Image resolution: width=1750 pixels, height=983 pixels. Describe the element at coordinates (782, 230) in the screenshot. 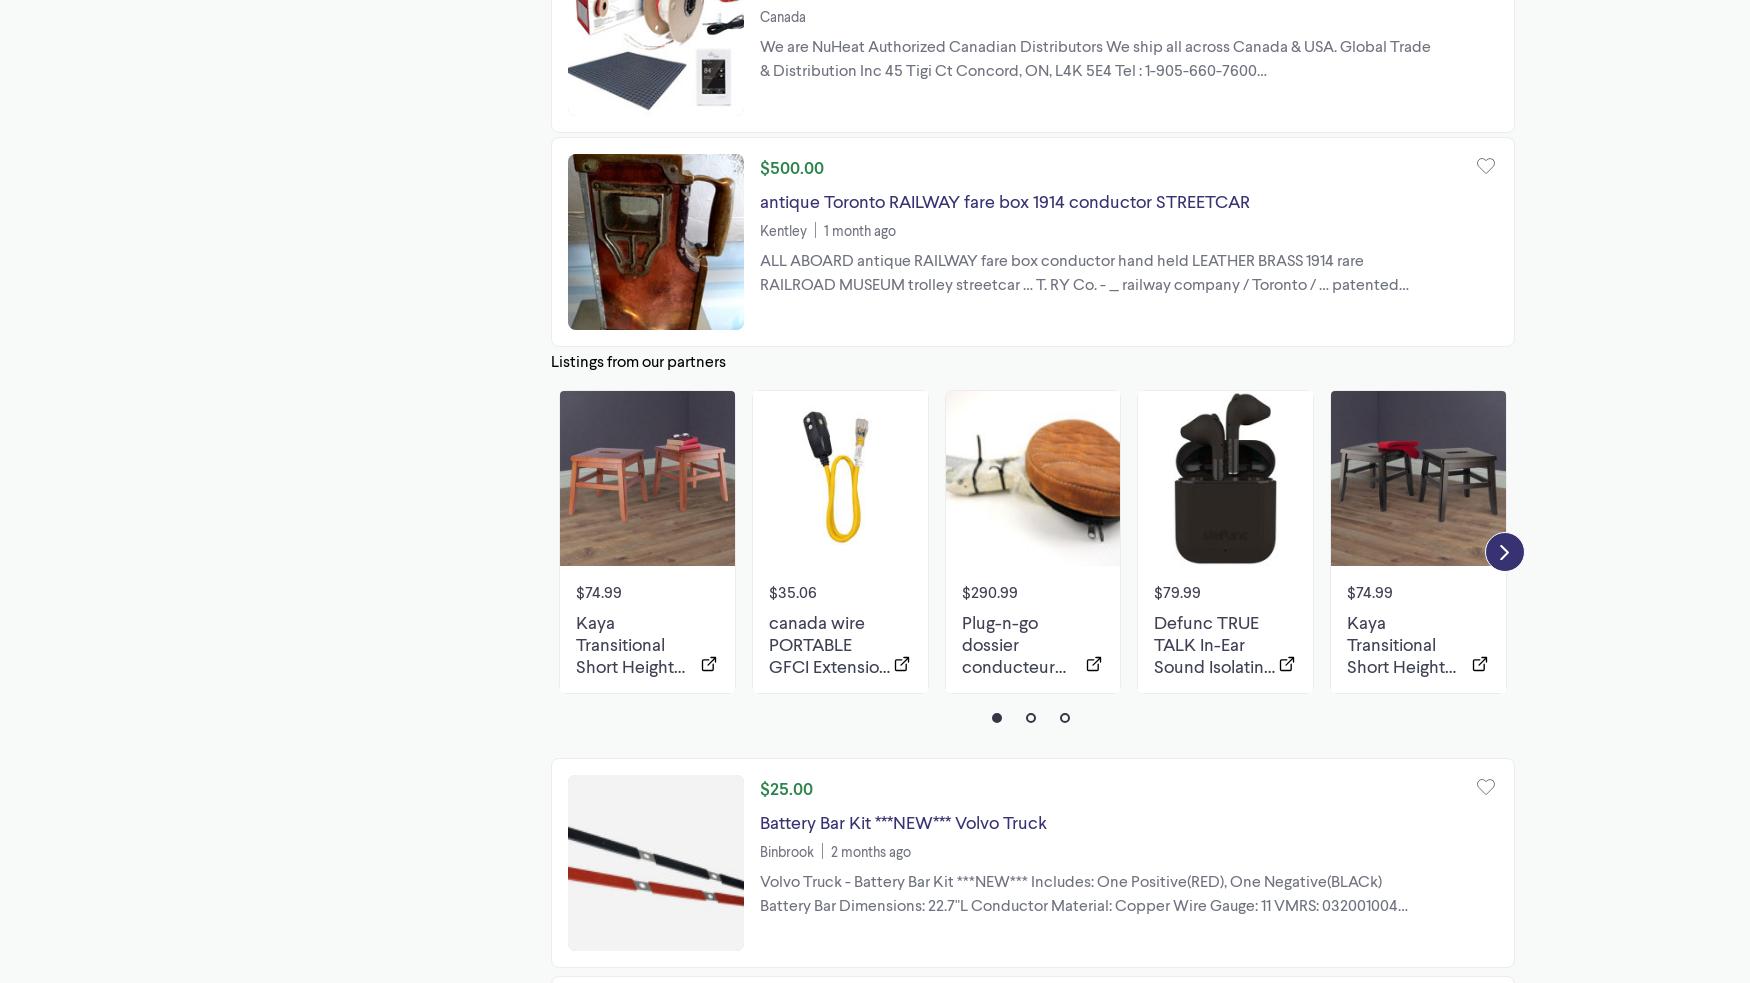

I see `'Kentley'` at that location.